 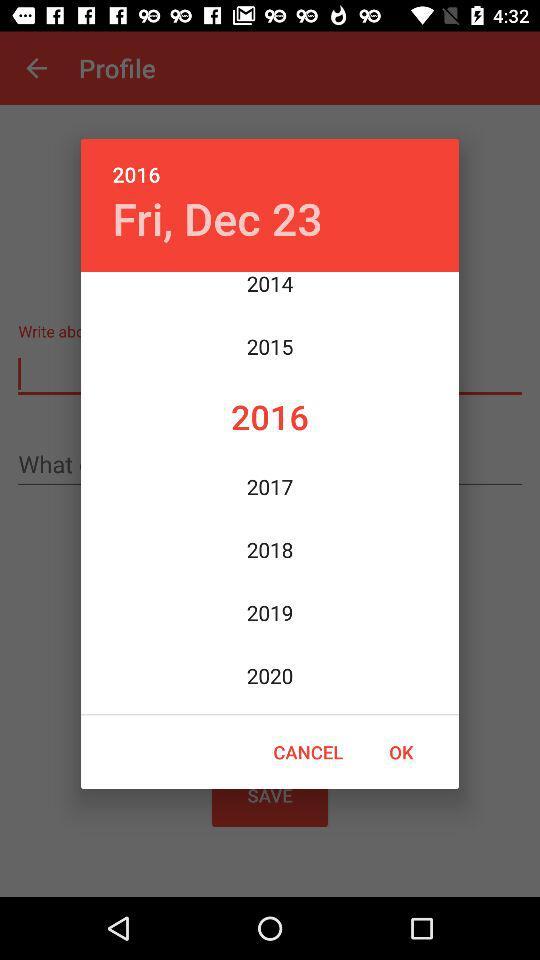 What do you see at coordinates (401, 751) in the screenshot?
I see `item next to the cancel item` at bounding box center [401, 751].